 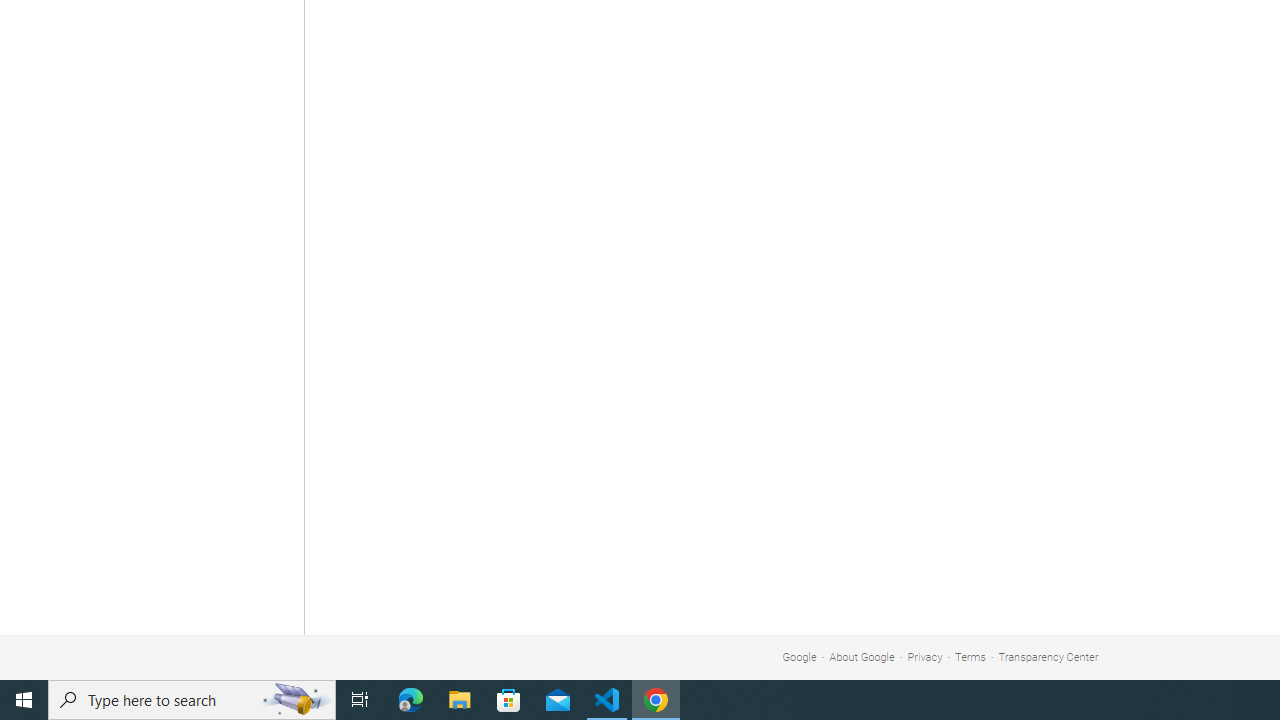 What do you see at coordinates (1047, 657) in the screenshot?
I see `'Transparency Center'` at bounding box center [1047, 657].